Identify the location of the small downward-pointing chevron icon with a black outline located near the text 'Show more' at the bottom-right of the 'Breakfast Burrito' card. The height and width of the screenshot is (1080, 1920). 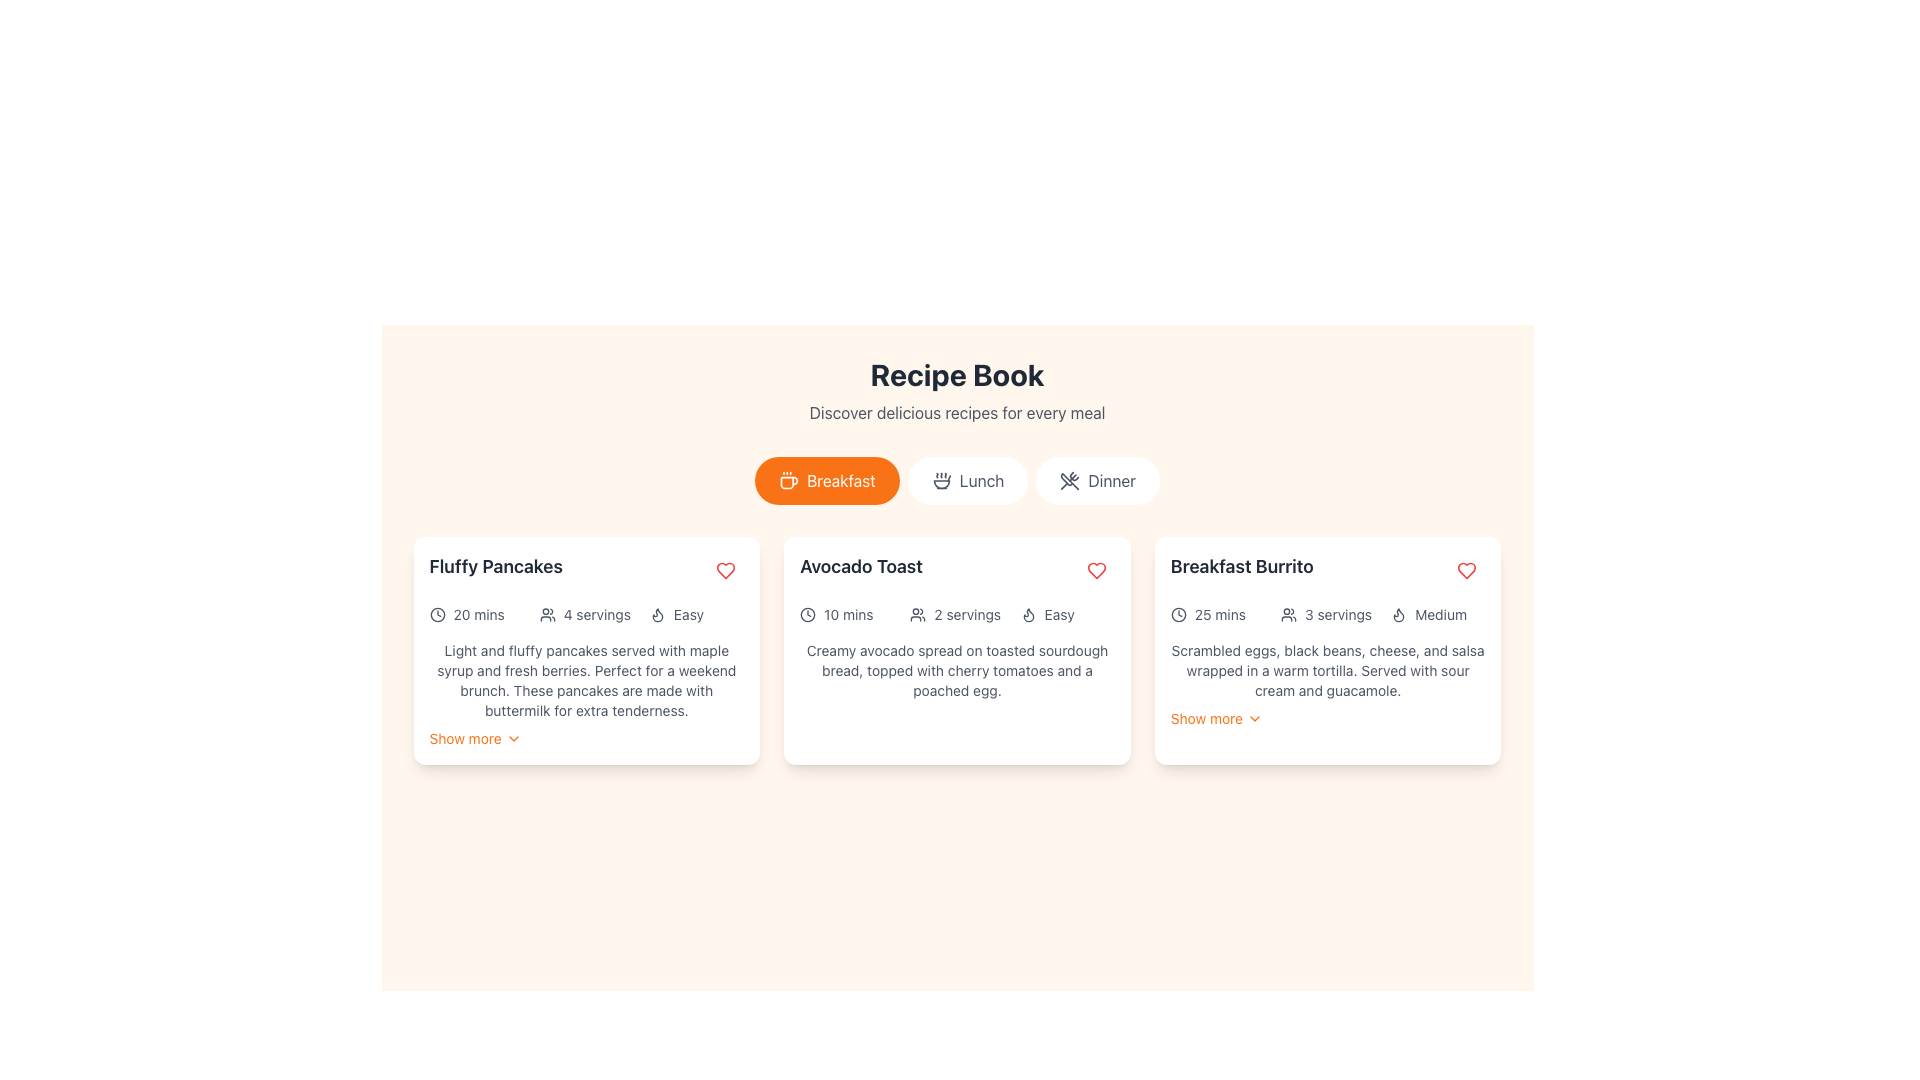
(1253, 717).